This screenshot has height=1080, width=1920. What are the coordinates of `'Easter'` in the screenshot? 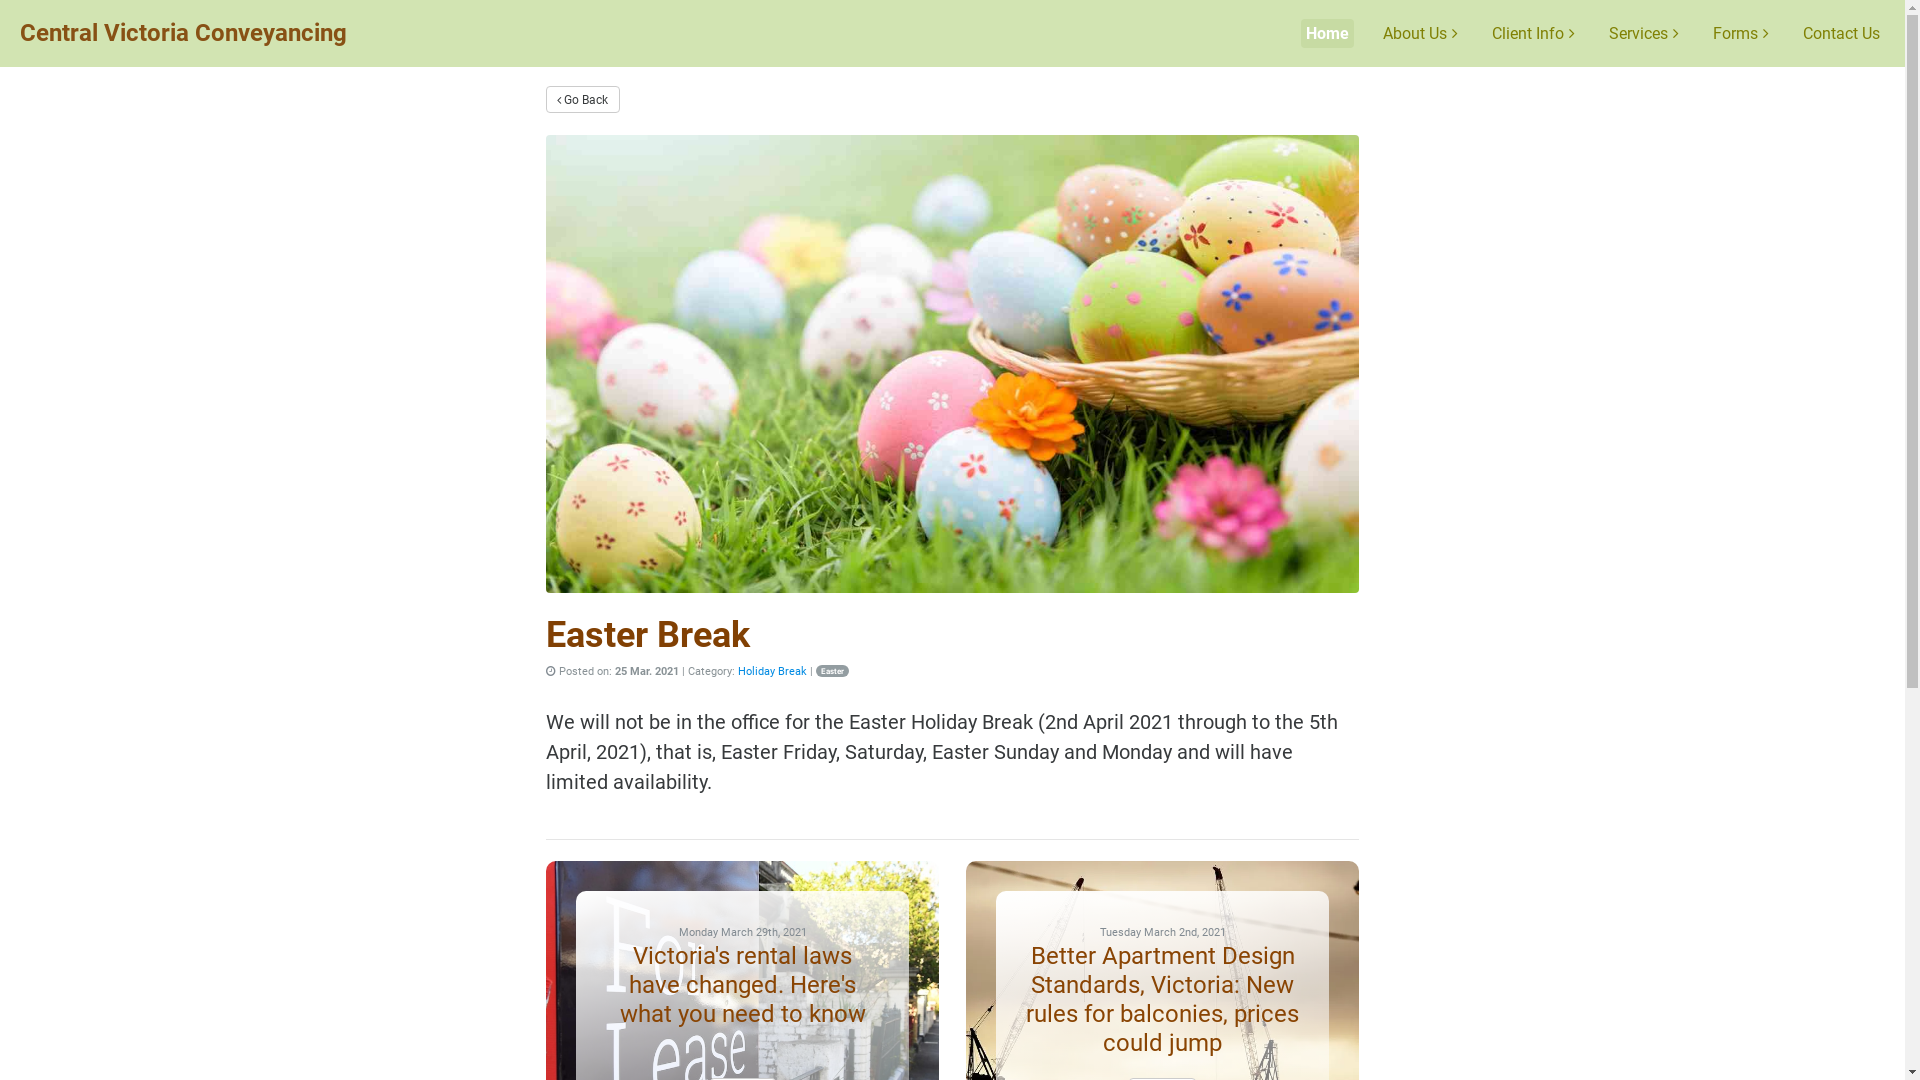 It's located at (832, 671).